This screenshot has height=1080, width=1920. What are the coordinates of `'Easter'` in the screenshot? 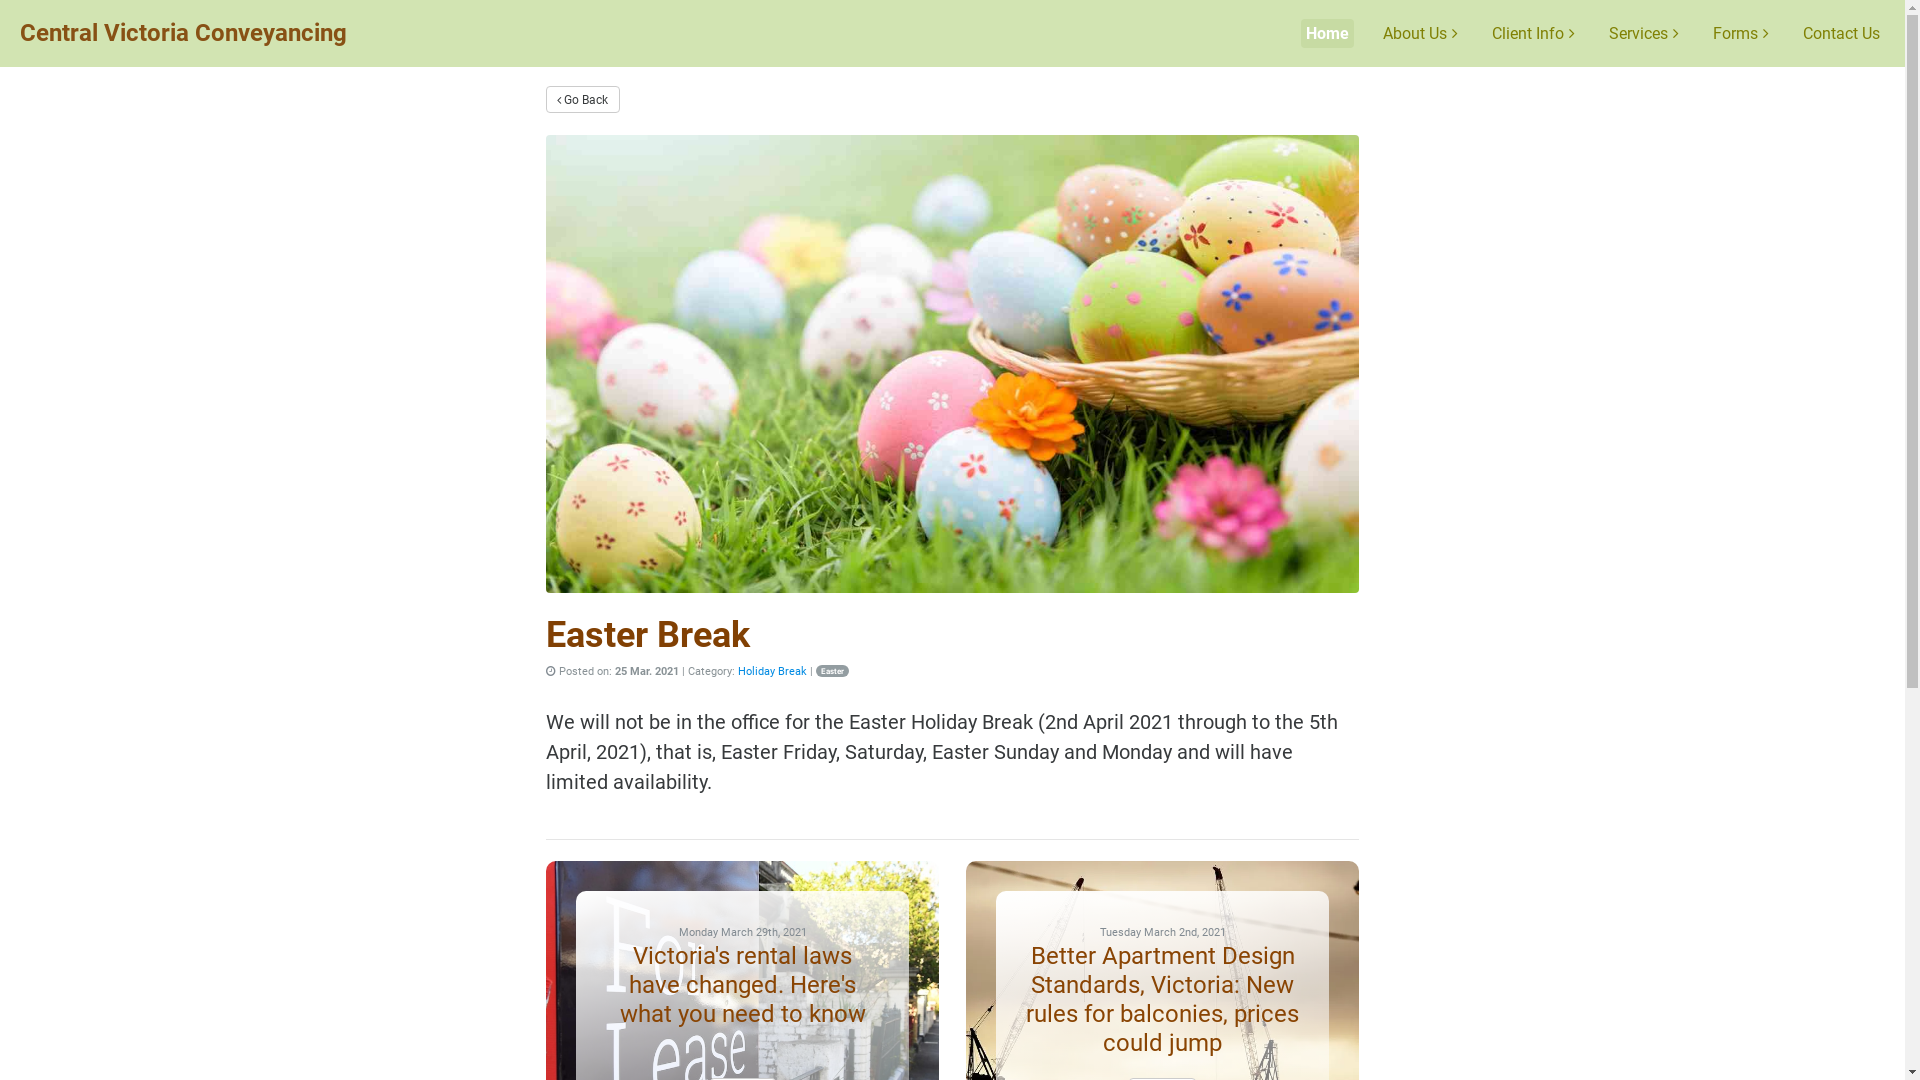 It's located at (832, 671).